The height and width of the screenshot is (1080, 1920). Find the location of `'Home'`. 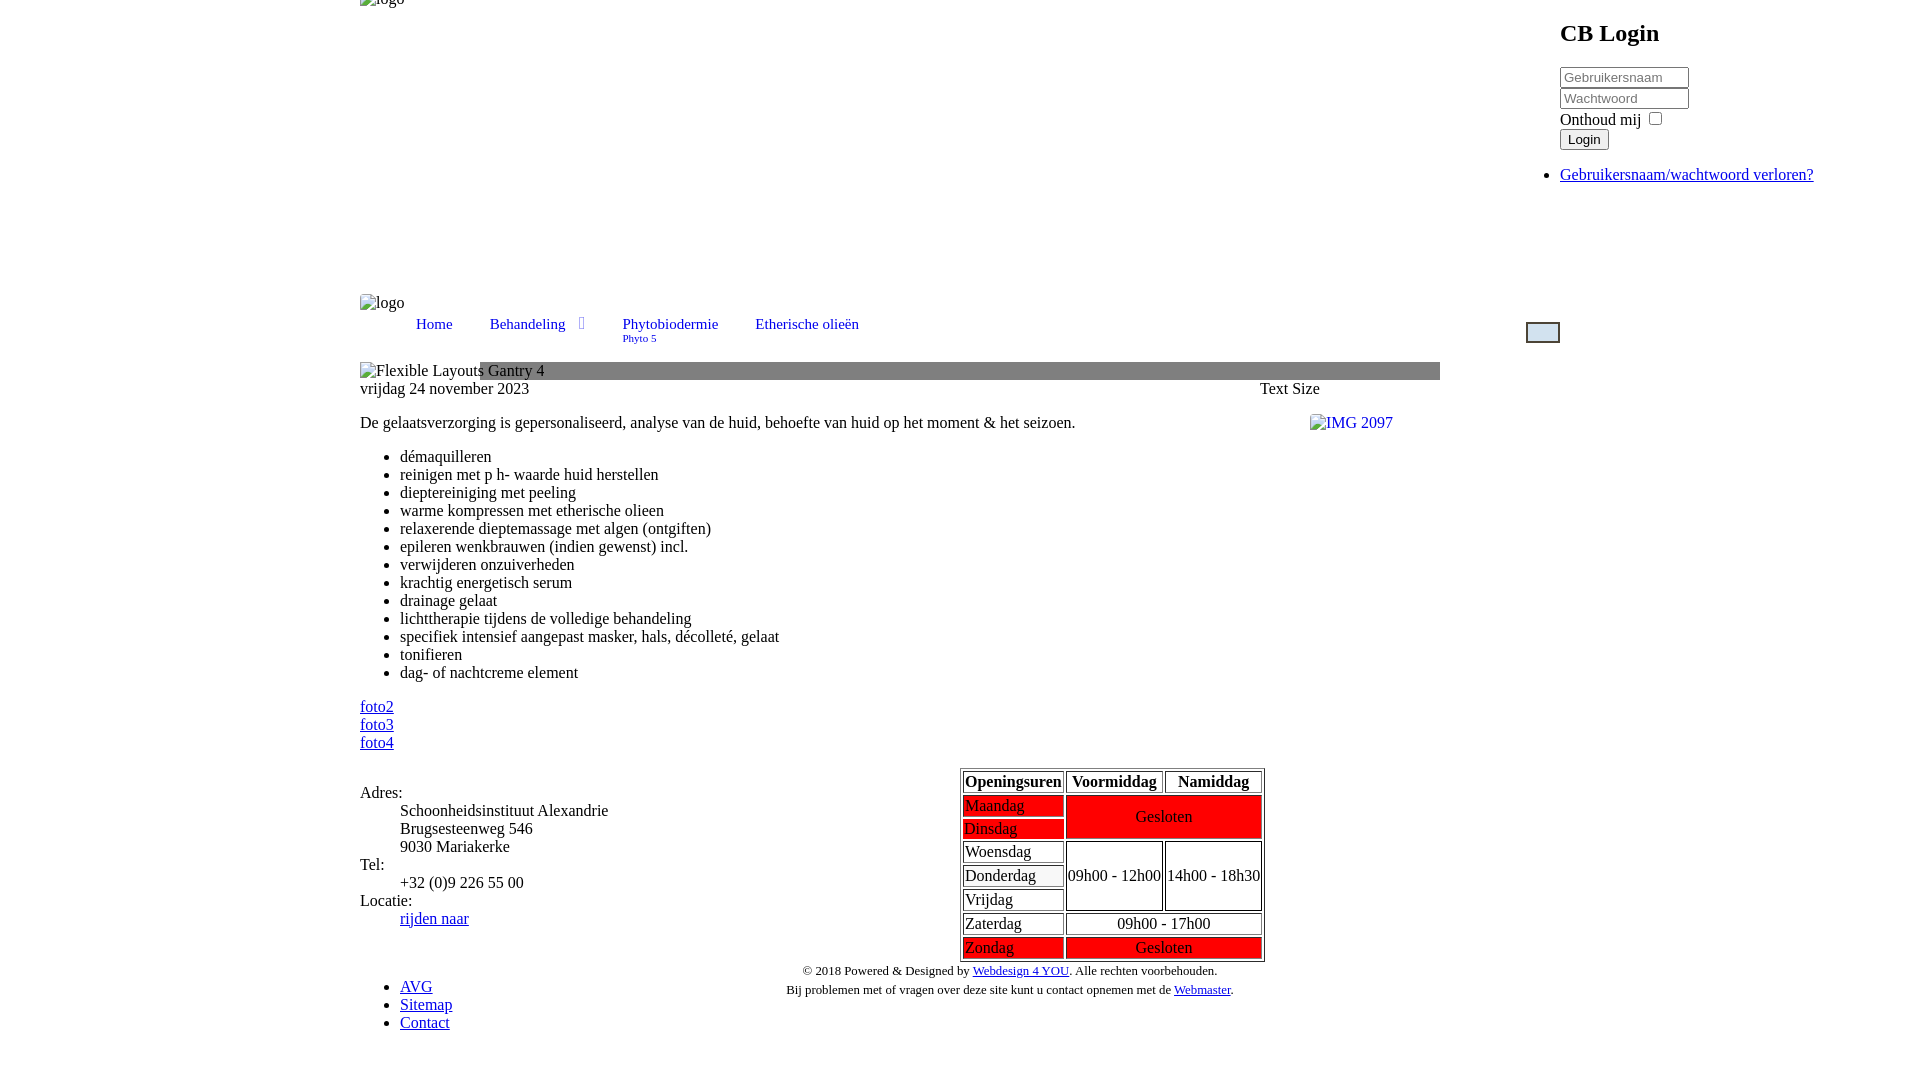

'Home' is located at coordinates (433, 322).